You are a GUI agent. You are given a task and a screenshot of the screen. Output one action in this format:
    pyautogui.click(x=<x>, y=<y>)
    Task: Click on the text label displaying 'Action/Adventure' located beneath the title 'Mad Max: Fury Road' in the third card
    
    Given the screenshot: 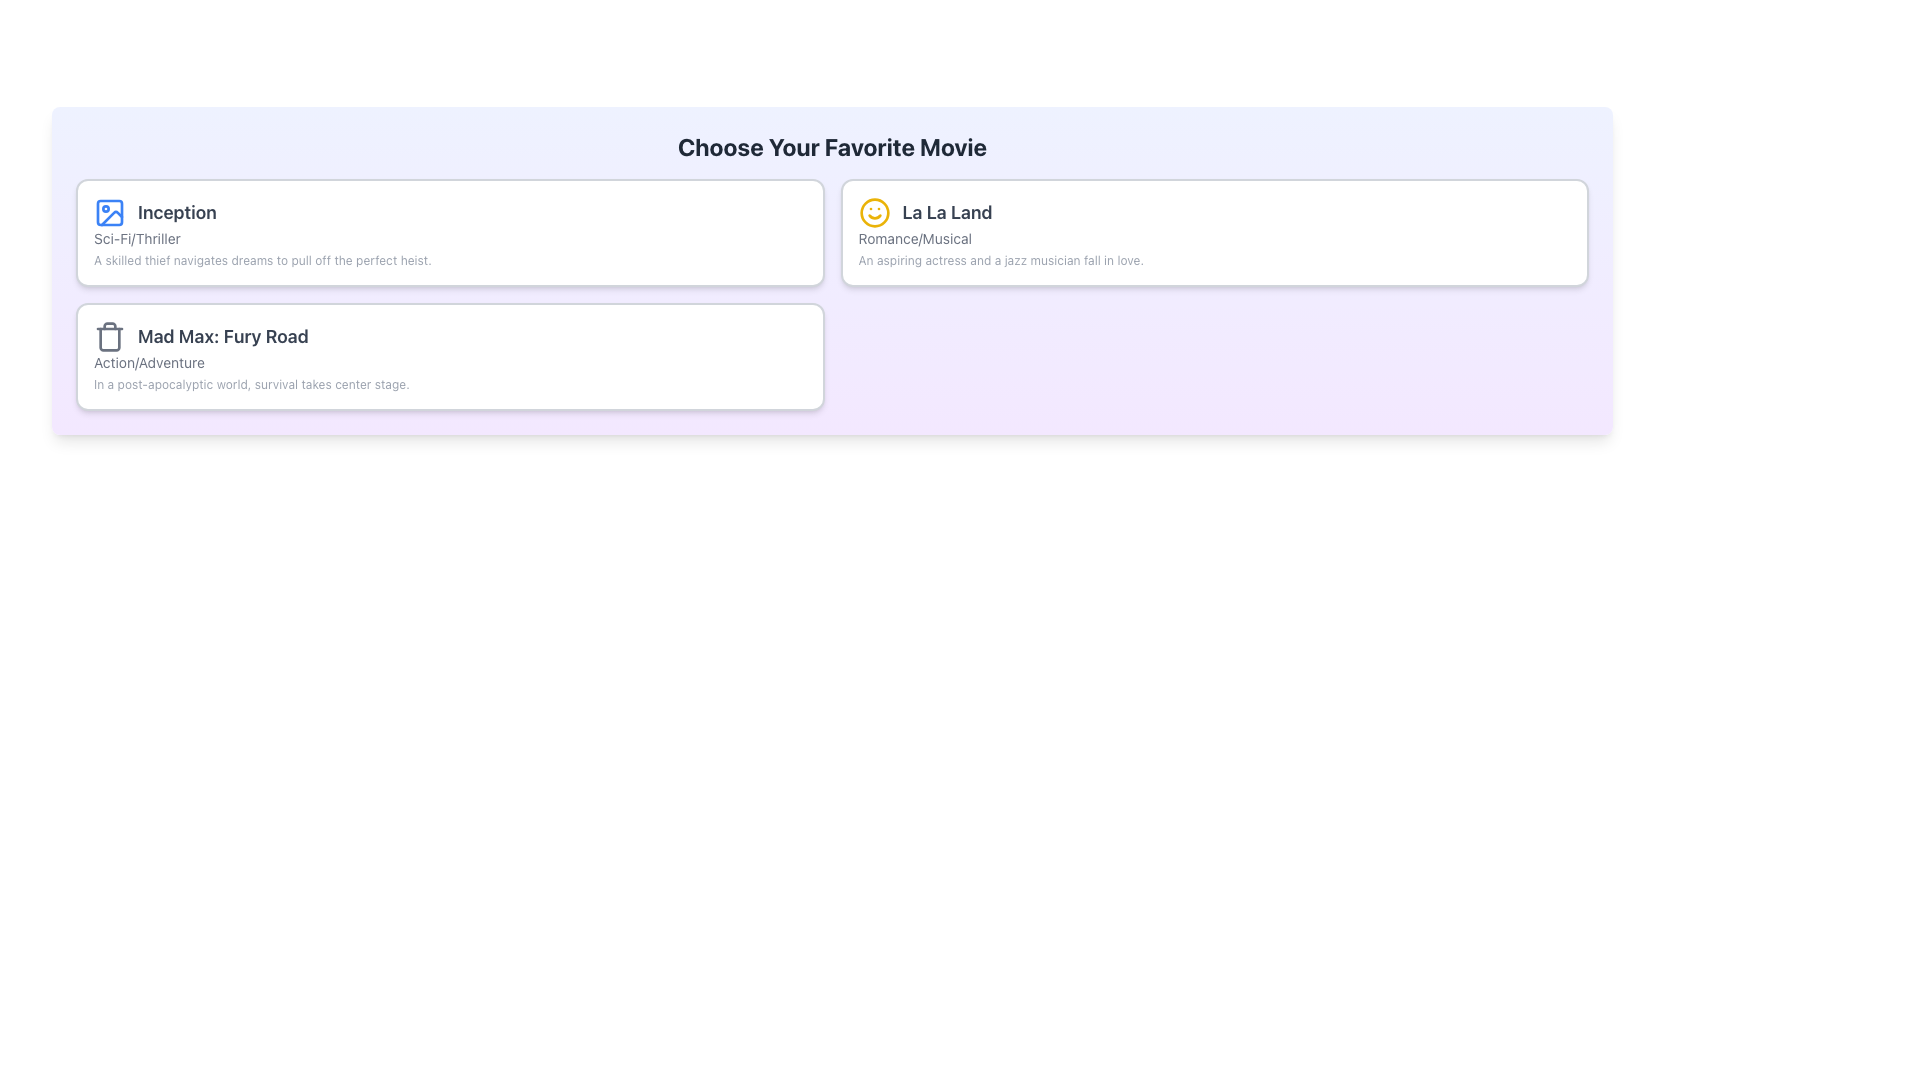 What is the action you would take?
    pyautogui.click(x=148, y=362)
    